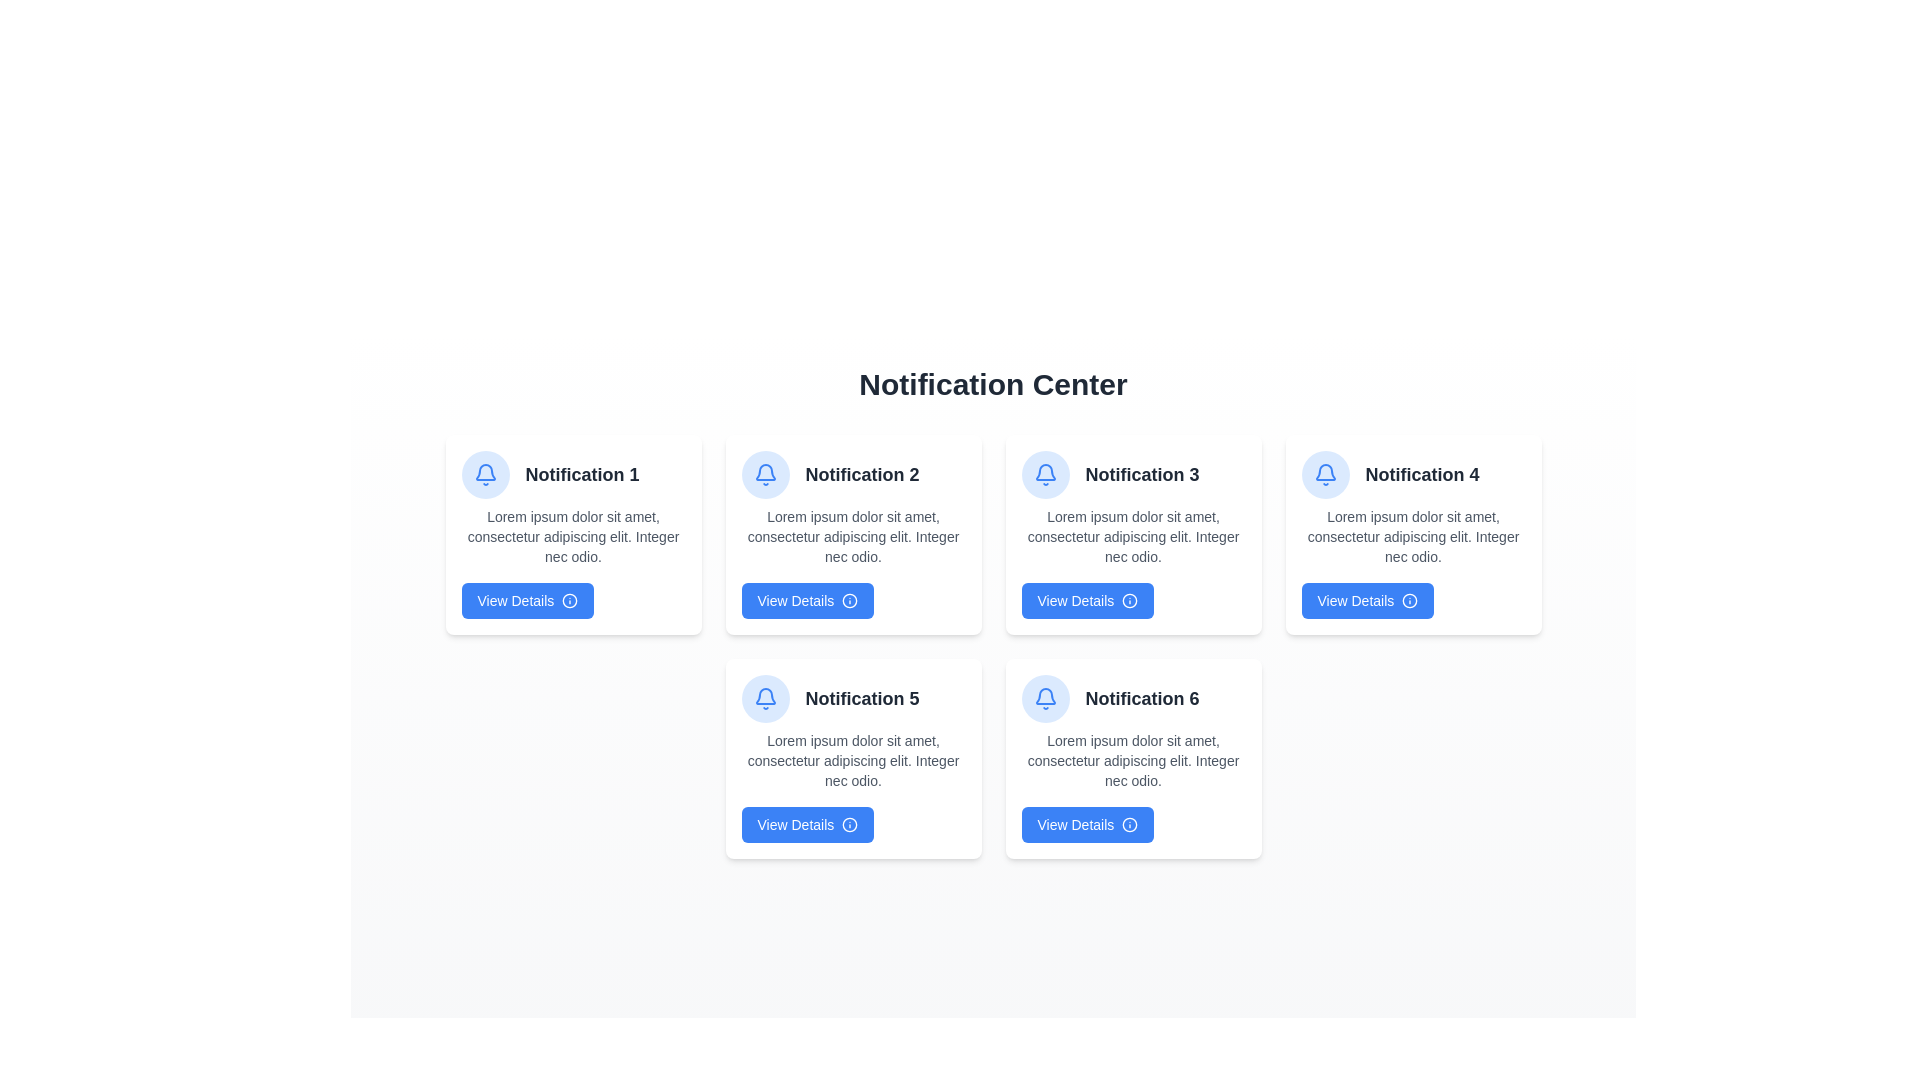 The width and height of the screenshot is (1920, 1080). What do you see at coordinates (807, 825) in the screenshot?
I see `the 'View Details' button with a blue background and white text located in the 'Notification 5' card to observe its hover effects` at bounding box center [807, 825].